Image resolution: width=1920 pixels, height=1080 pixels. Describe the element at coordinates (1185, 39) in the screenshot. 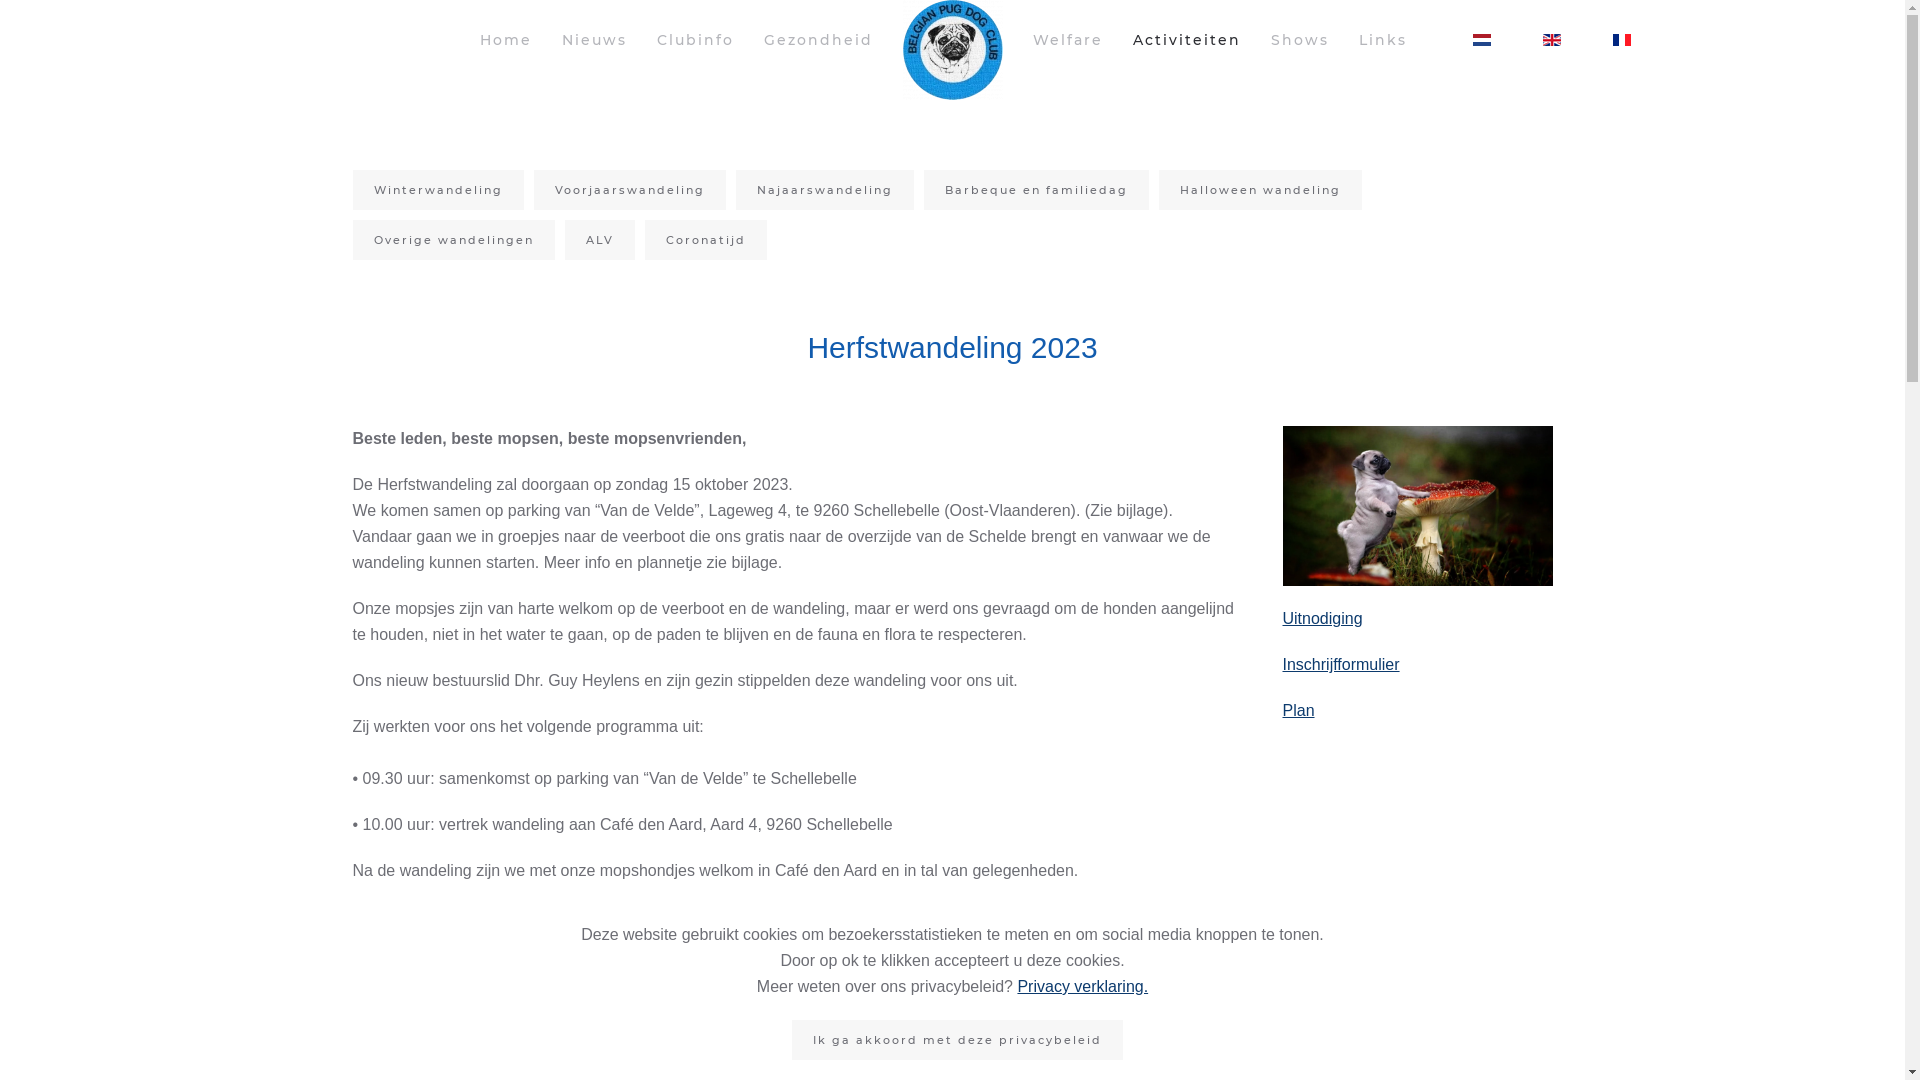

I see `'Activiteiten'` at that location.